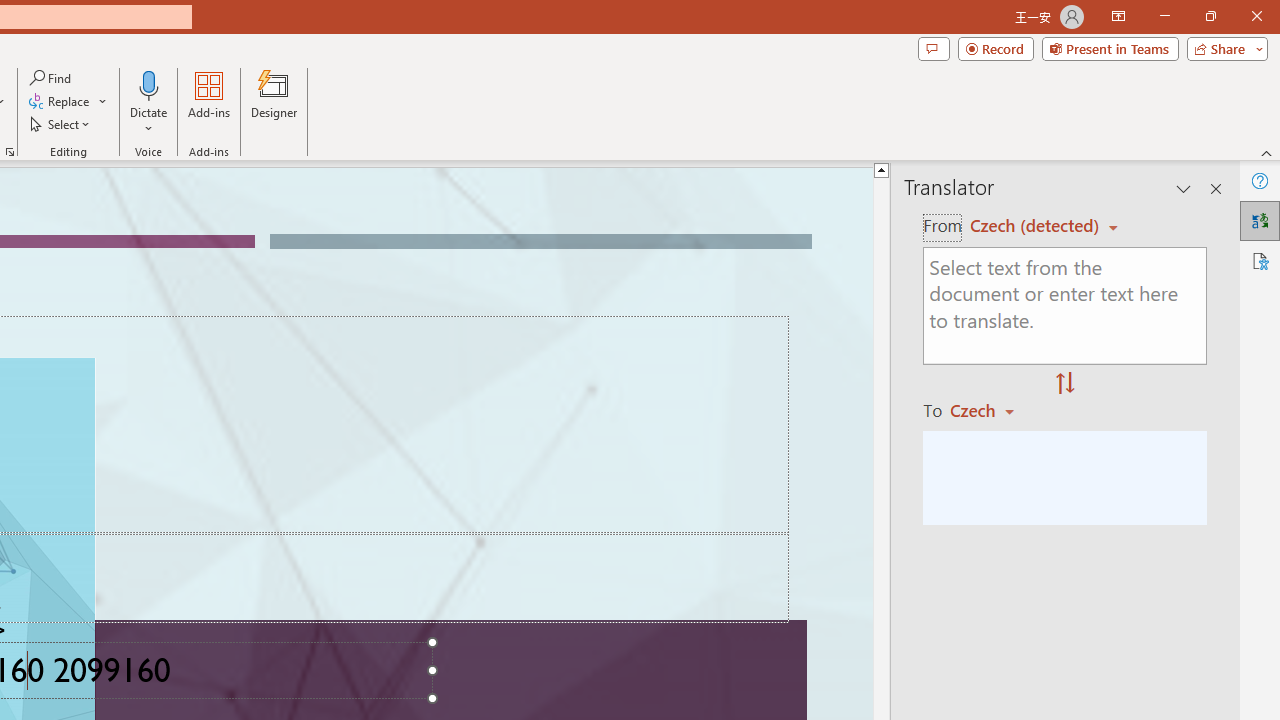 The image size is (1280, 720). I want to click on 'Designer', so click(273, 103).